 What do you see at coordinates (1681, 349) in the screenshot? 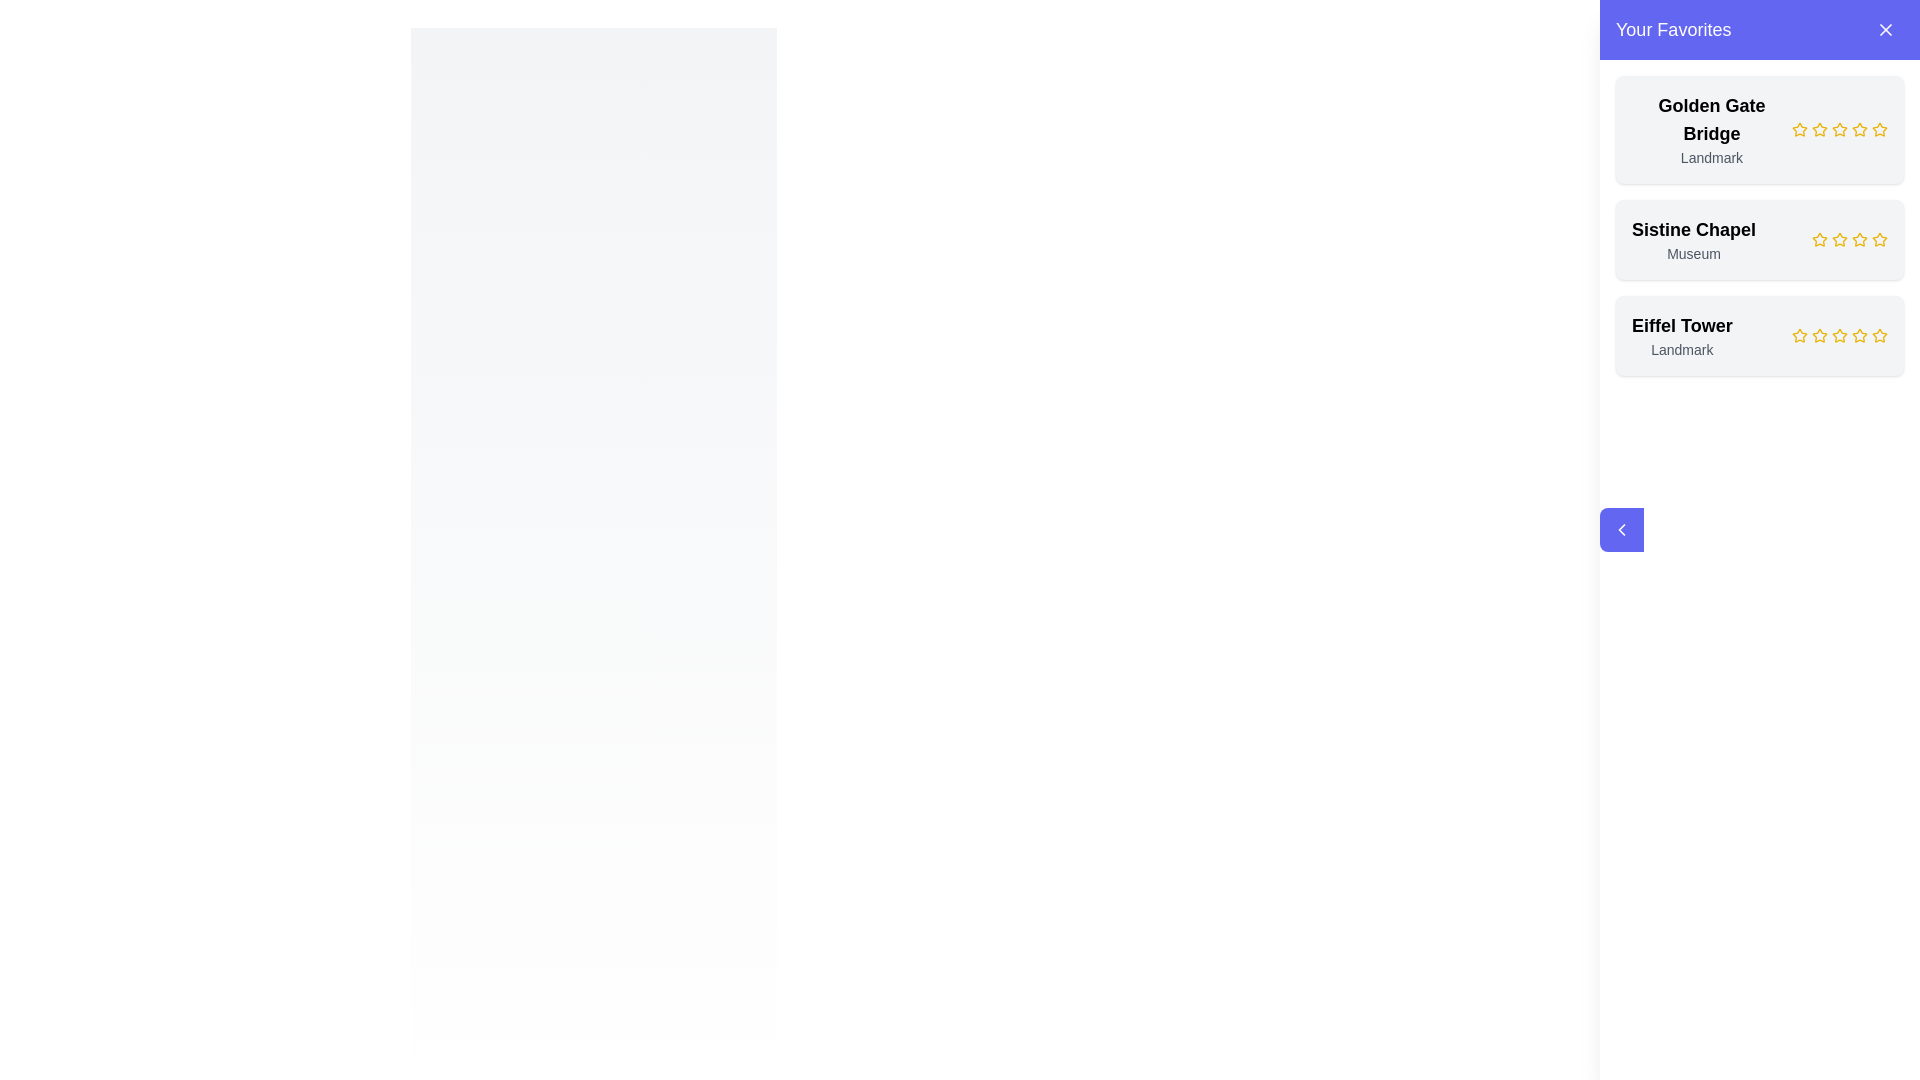
I see `the text label reading 'Landmark', which is styled in gray and positioned under the title 'Eiffel Tower'` at bounding box center [1681, 349].